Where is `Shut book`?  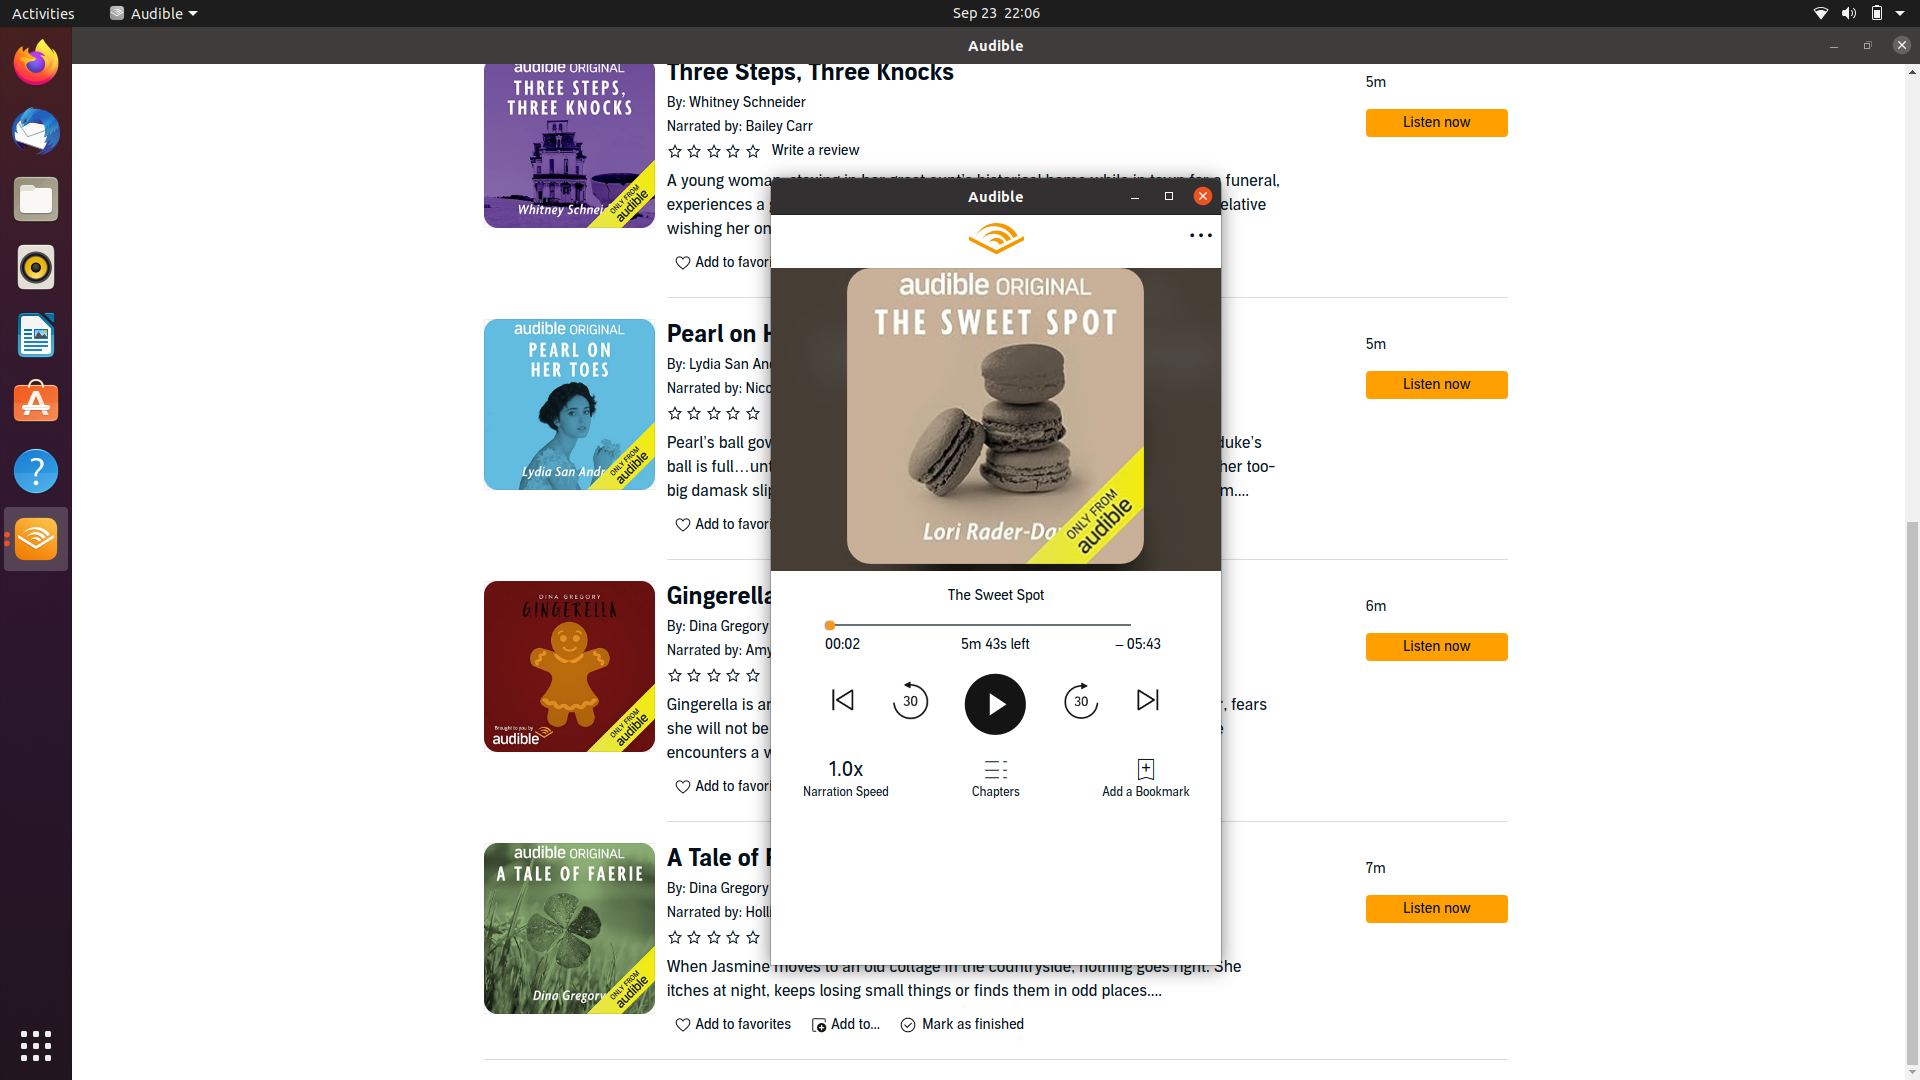 Shut book is located at coordinates (1202, 196).